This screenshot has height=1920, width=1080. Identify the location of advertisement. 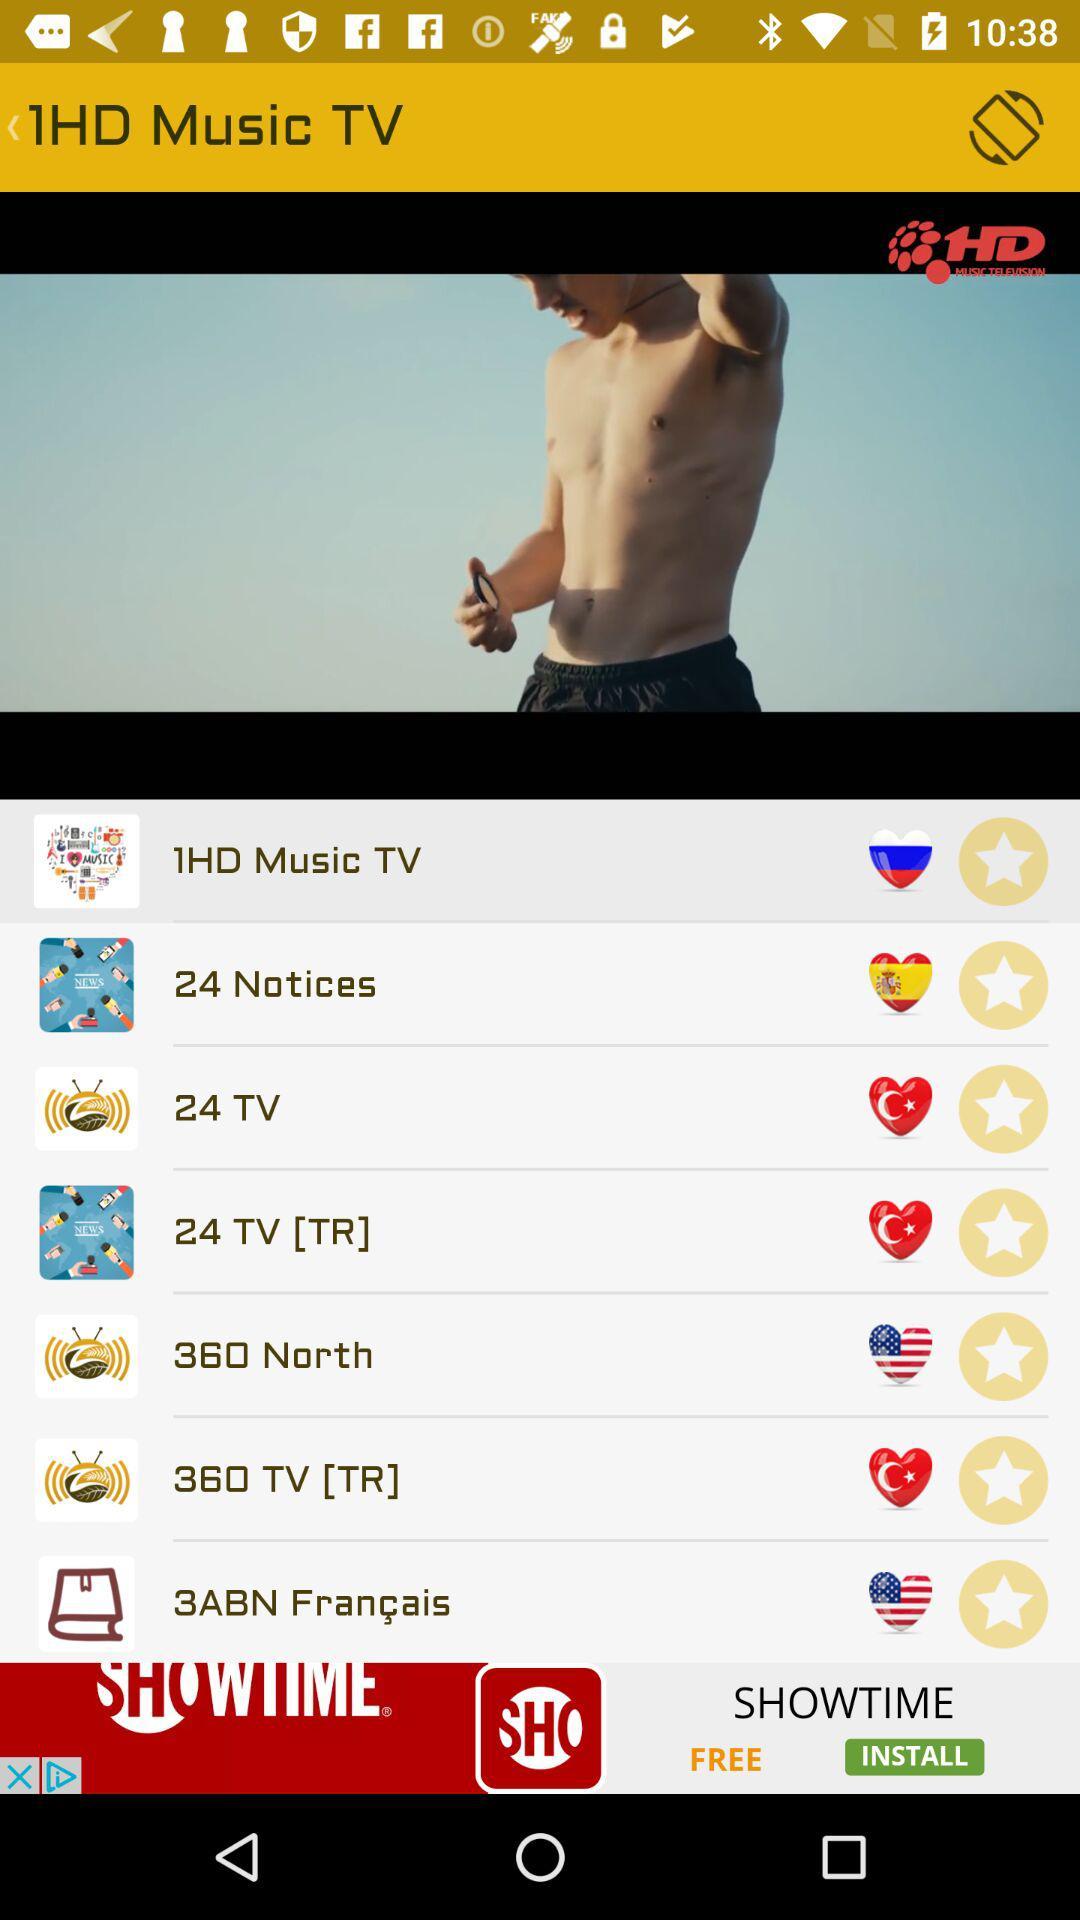
(540, 1727).